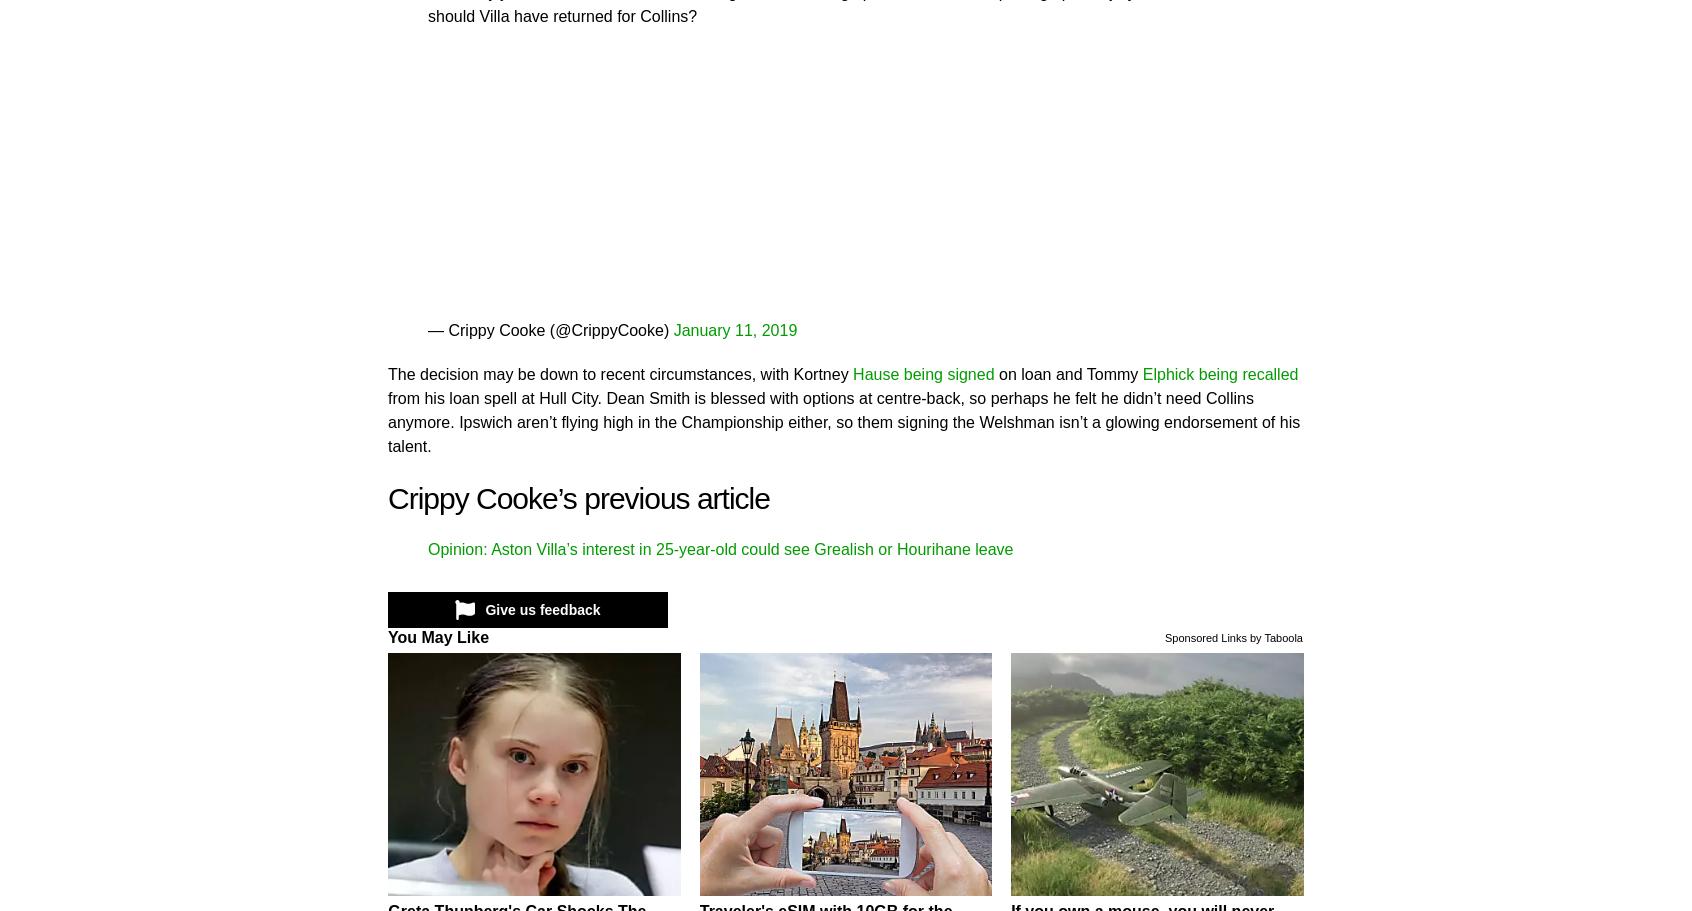 The image size is (1692, 911). What do you see at coordinates (550, 328) in the screenshot?
I see `'— Crippy Cooke (@CrippyCooke)'` at bounding box center [550, 328].